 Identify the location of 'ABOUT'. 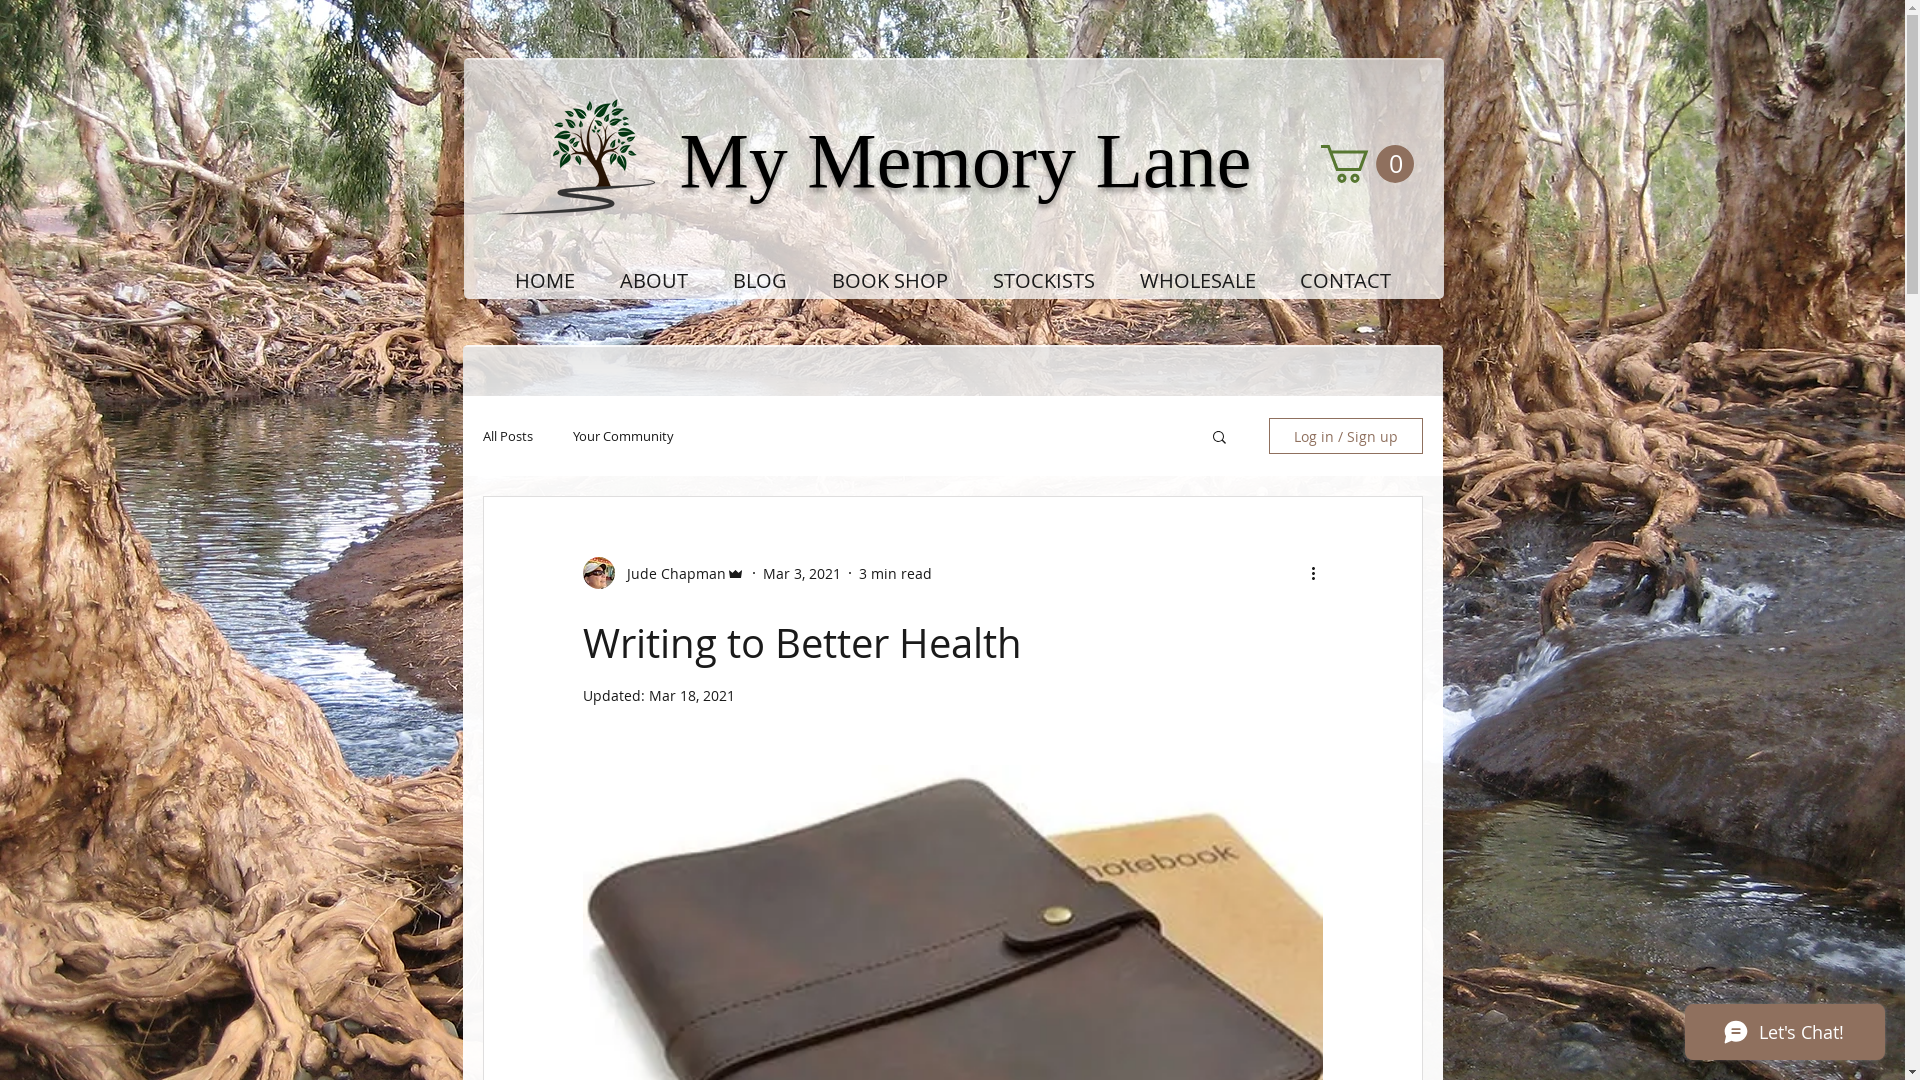
(654, 281).